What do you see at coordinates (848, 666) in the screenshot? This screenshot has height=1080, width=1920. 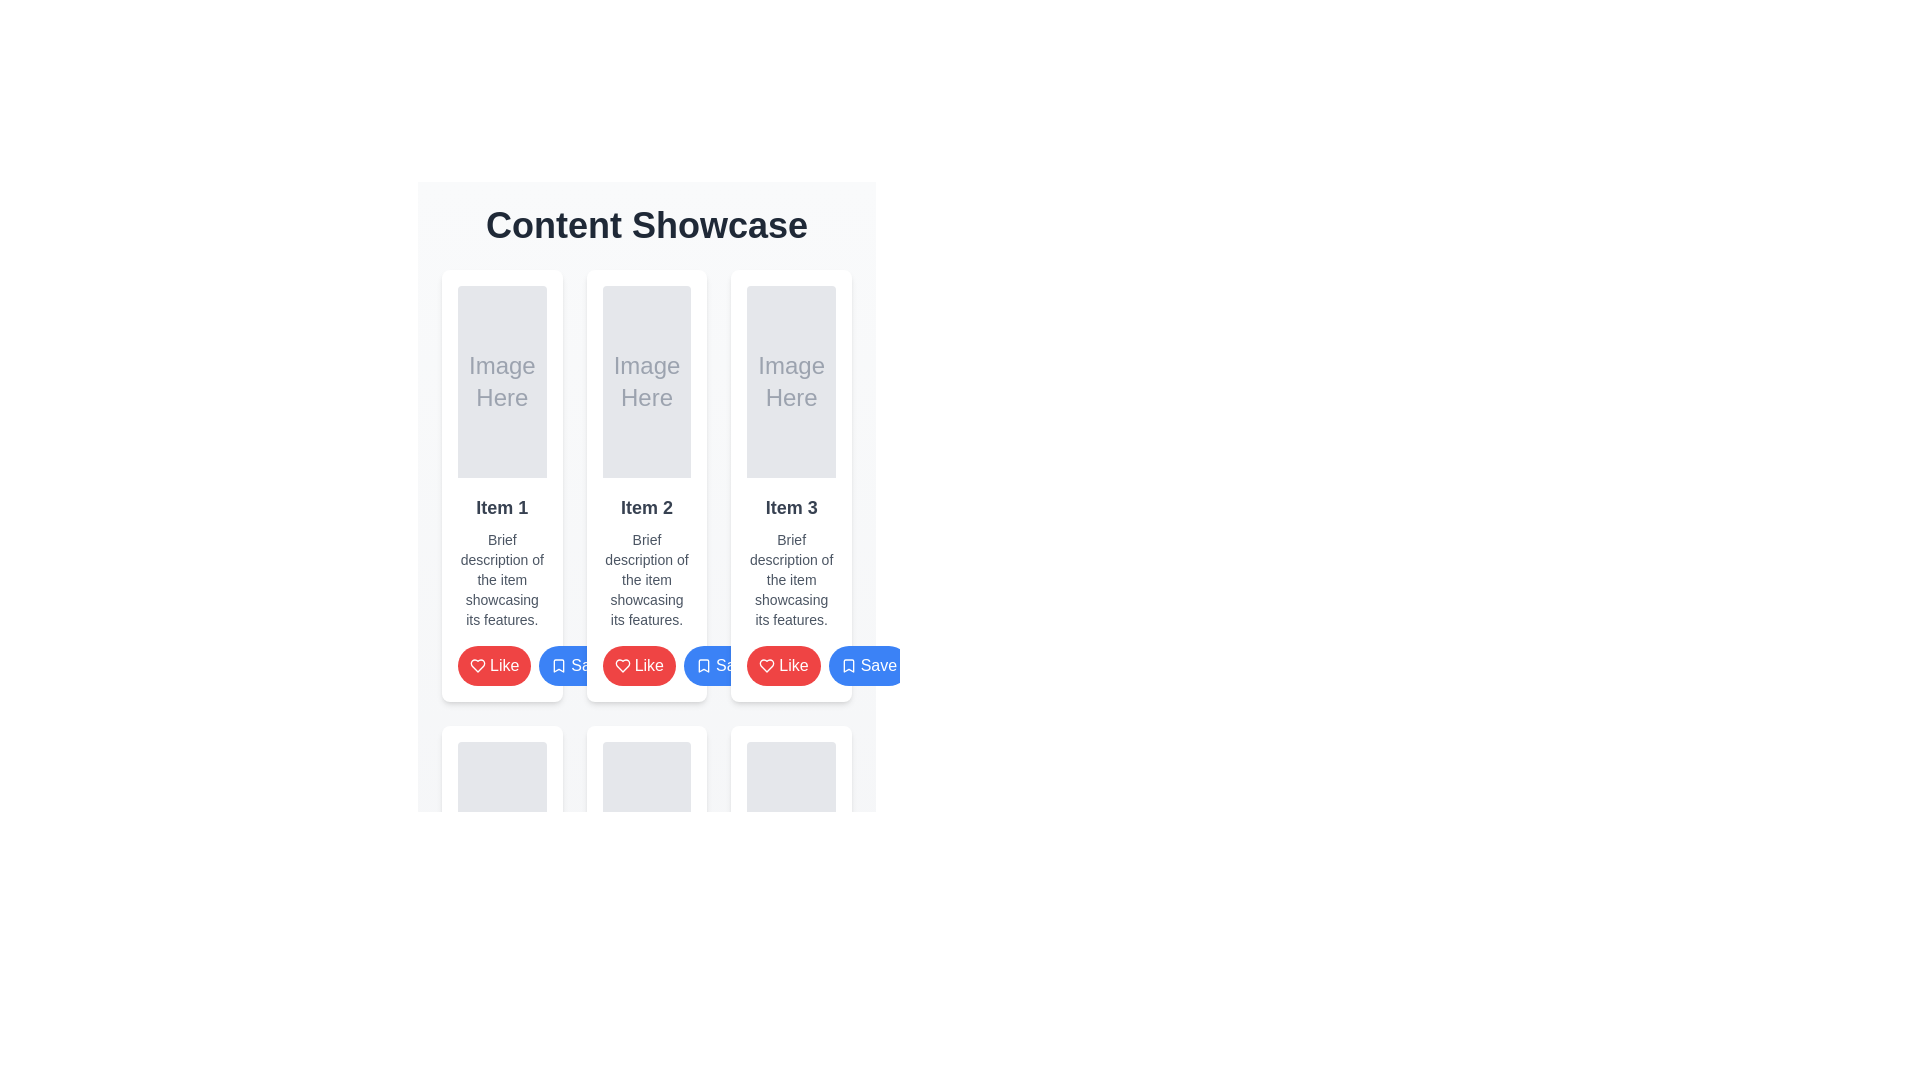 I see `the 'Save' icon, which is located within the 'Save' button of the third item in a vertical list` at bounding box center [848, 666].